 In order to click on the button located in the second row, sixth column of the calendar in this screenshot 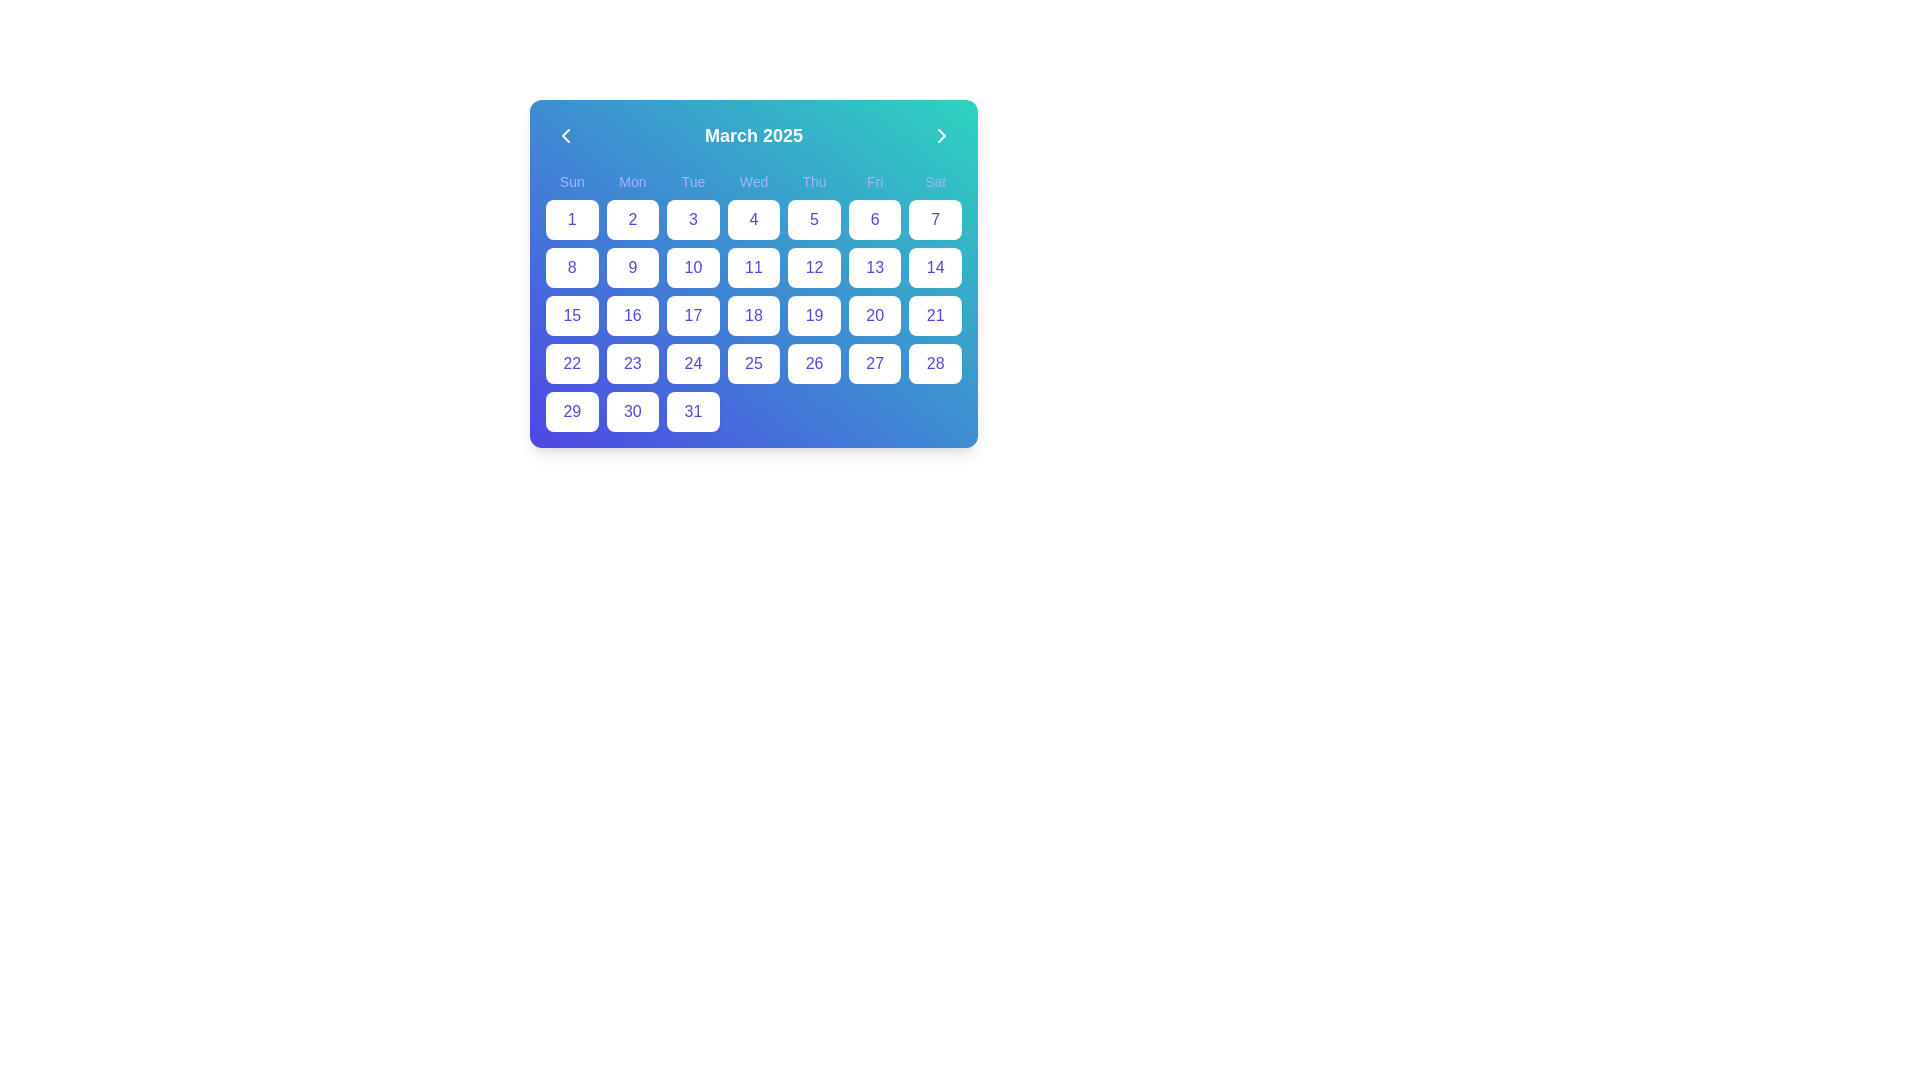, I will do `click(874, 219)`.